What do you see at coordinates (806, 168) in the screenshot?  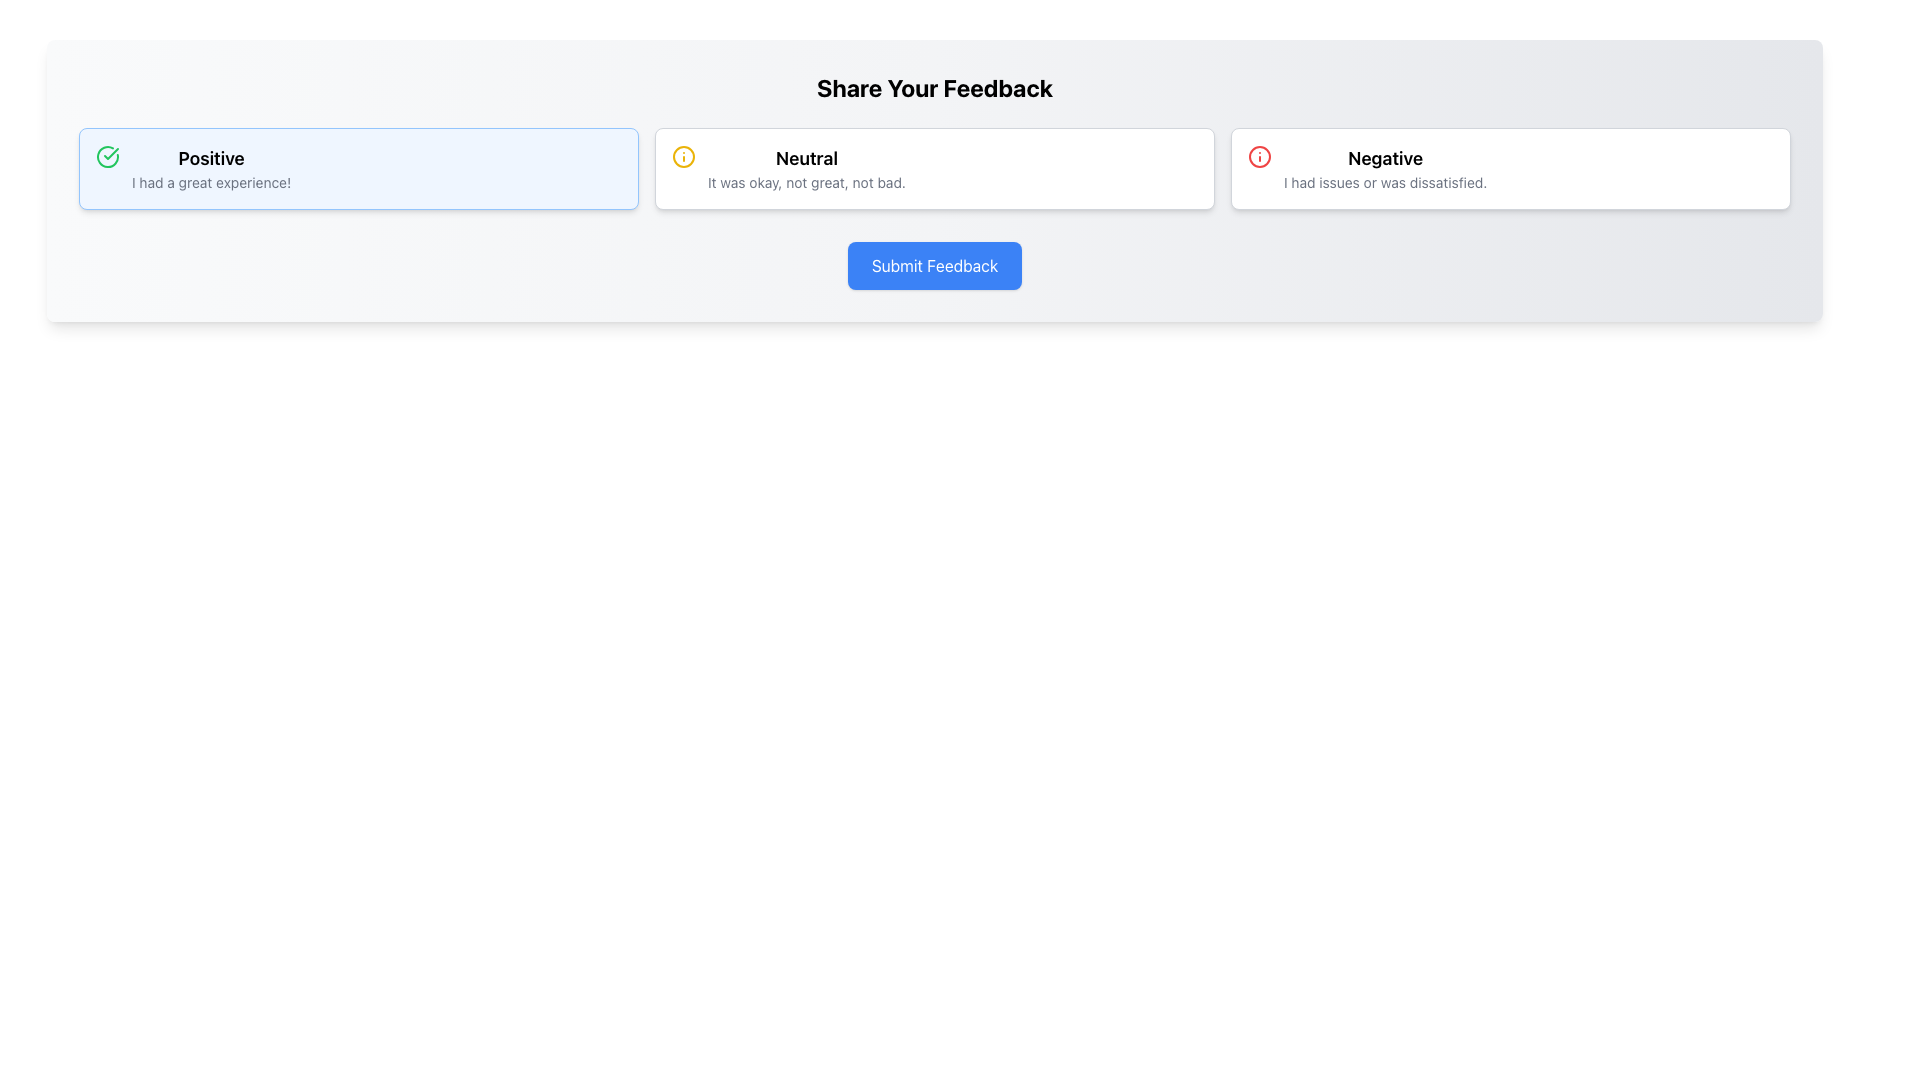 I see `the neutral feedback selection button, which is the second of three horizontally arranged options, to express a neutral experience` at bounding box center [806, 168].